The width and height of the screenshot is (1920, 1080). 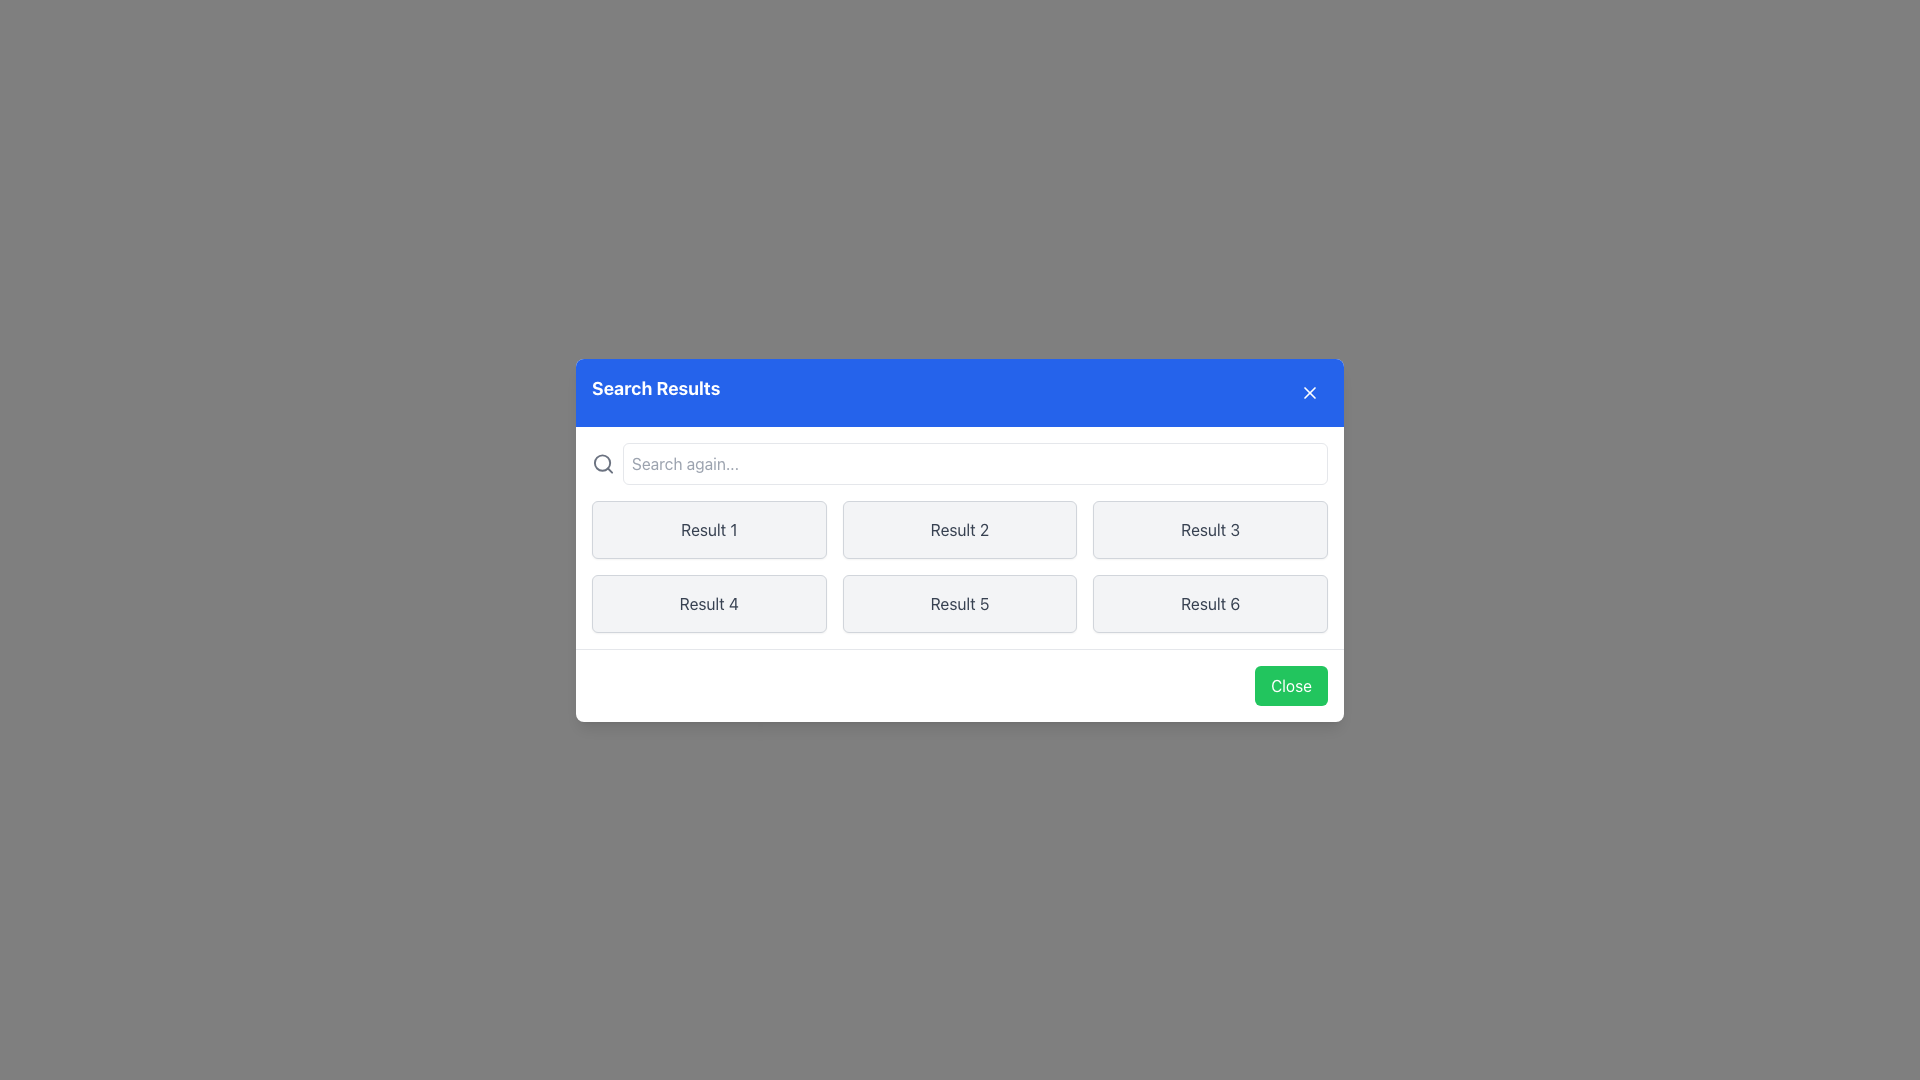 What do you see at coordinates (960, 540) in the screenshot?
I see `the button representing 'Result 2' in the top row of the modal dialog` at bounding box center [960, 540].